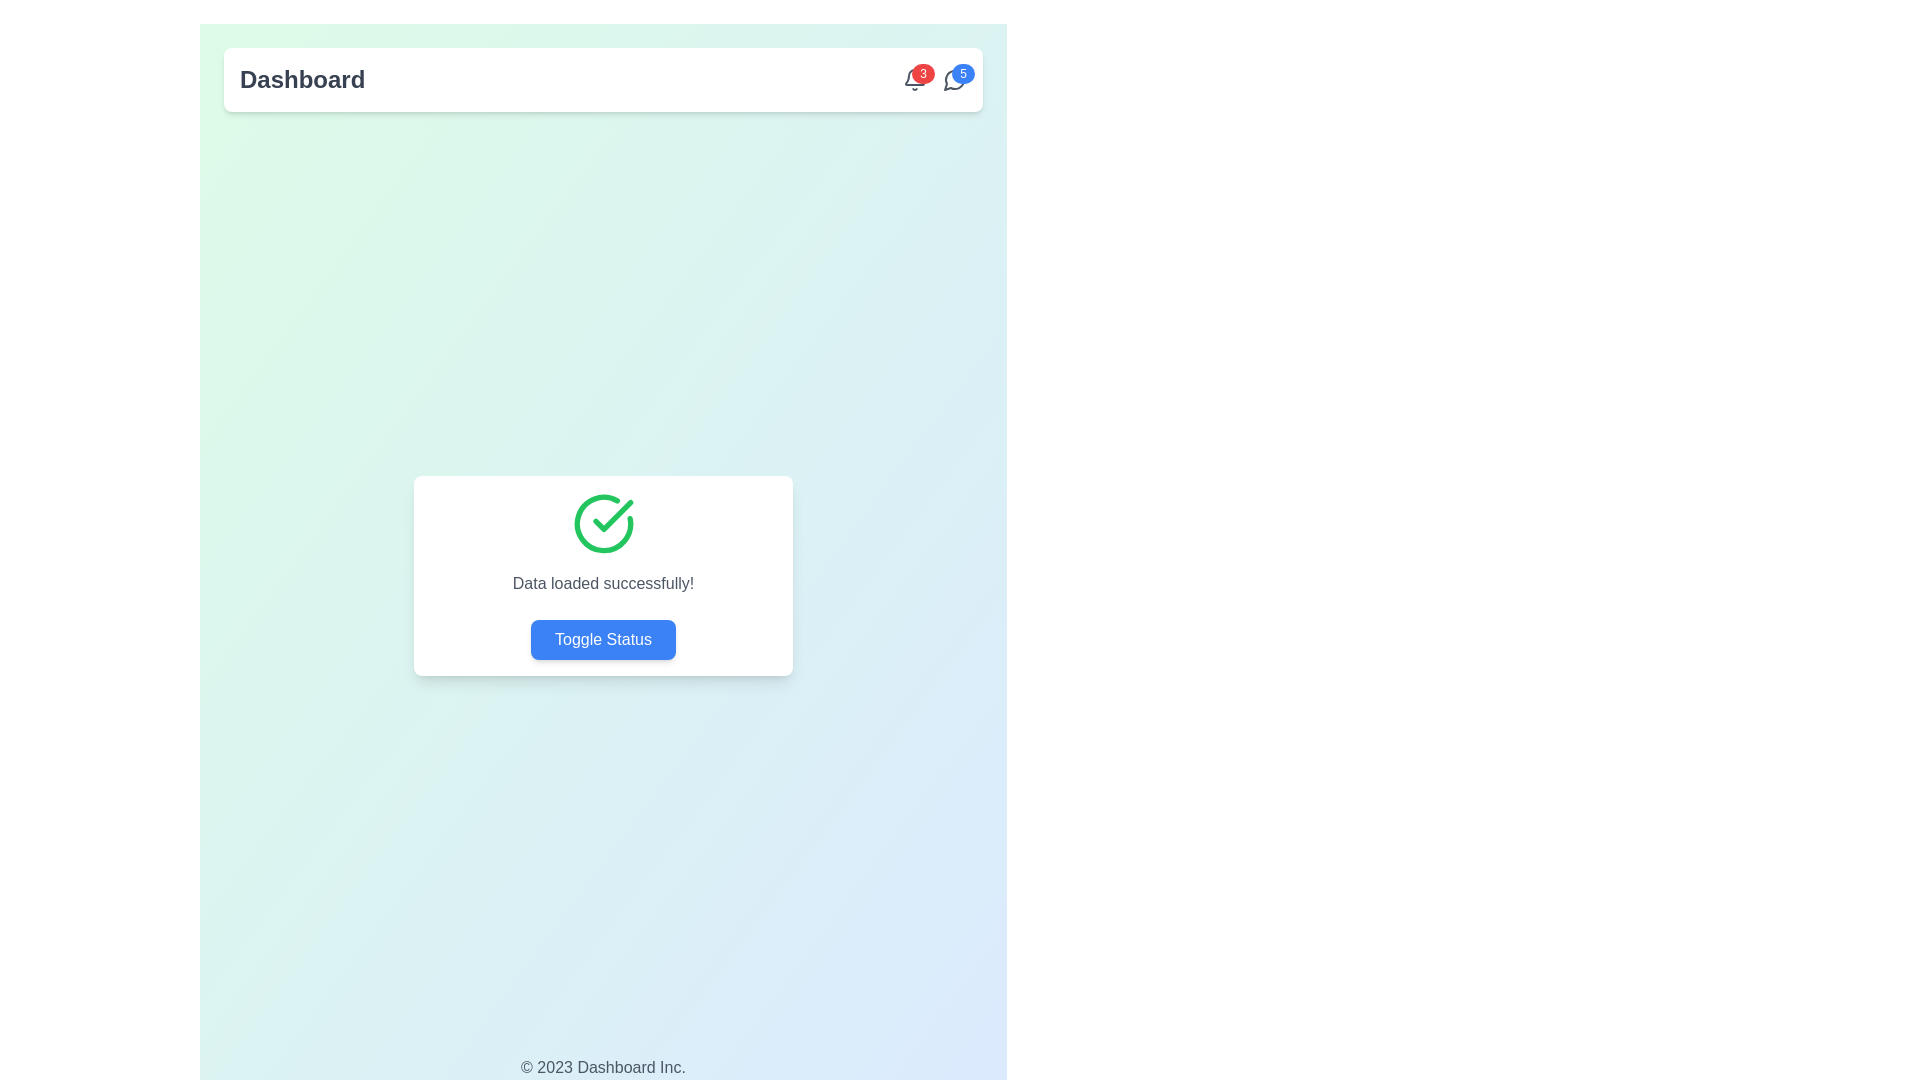 This screenshot has height=1080, width=1920. What do you see at coordinates (954, 79) in the screenshot?
I see `notification count displayed on the blue circular badge containing the number '5' in white font, located at the top-right corner of the speech bubble icon` at bounding box center [954, 79].